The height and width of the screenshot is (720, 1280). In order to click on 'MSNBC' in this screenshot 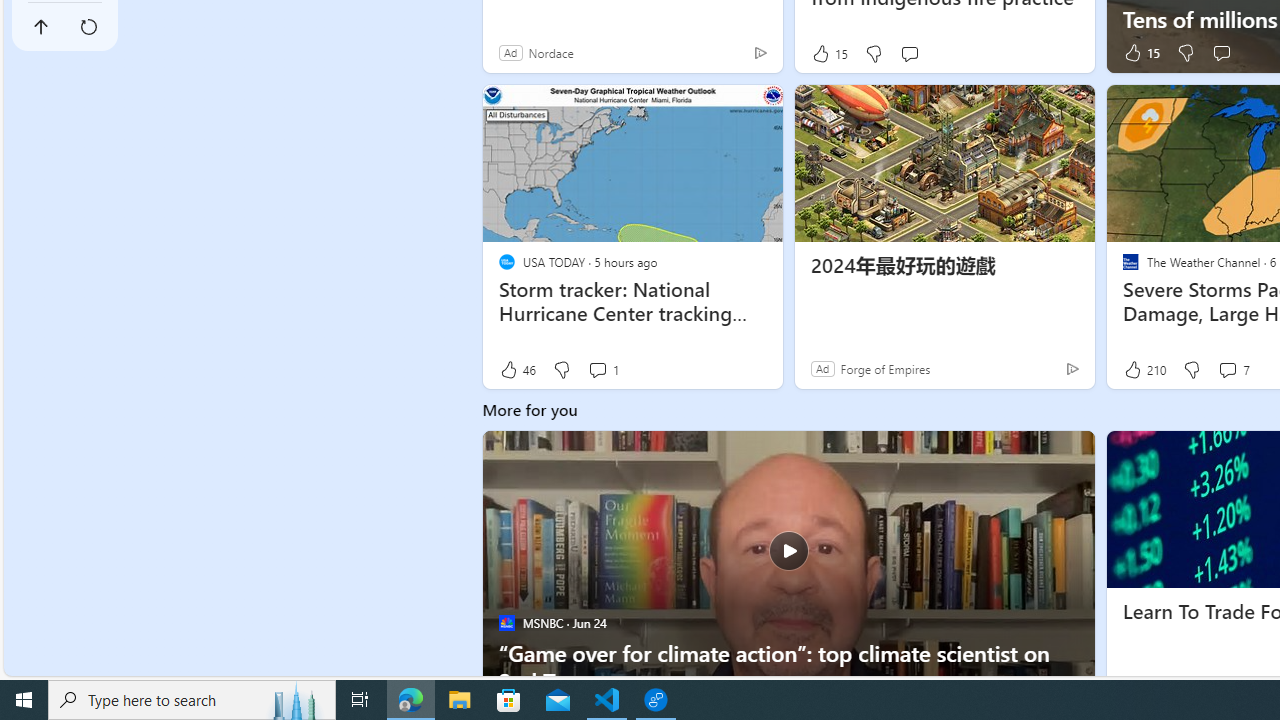, I will do `click(506, 621)`.